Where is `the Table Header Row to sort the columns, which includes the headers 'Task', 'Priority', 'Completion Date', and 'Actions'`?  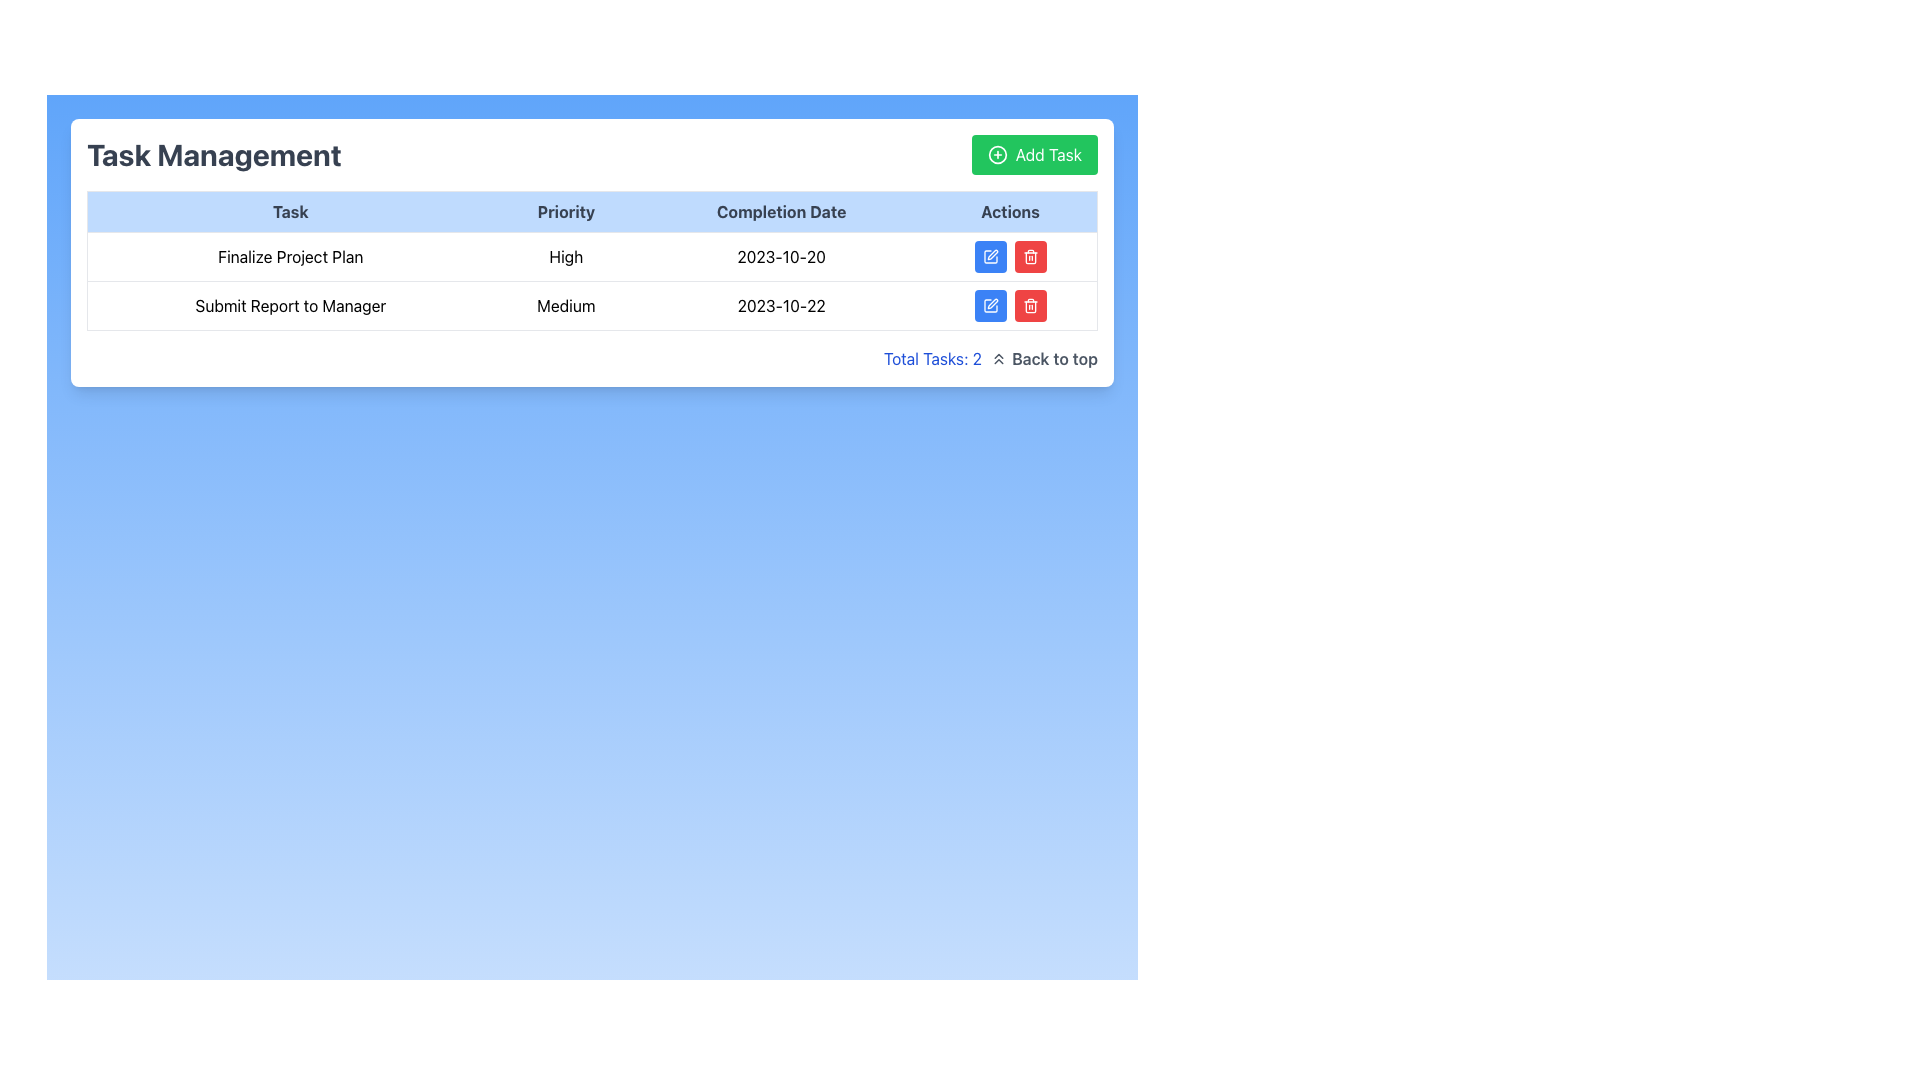
the Table Header Row to sort the columns, which includes the headers 'Task', 'Priority', 'Completion Date', and 'Actions' is located at coordinates (591, 212).